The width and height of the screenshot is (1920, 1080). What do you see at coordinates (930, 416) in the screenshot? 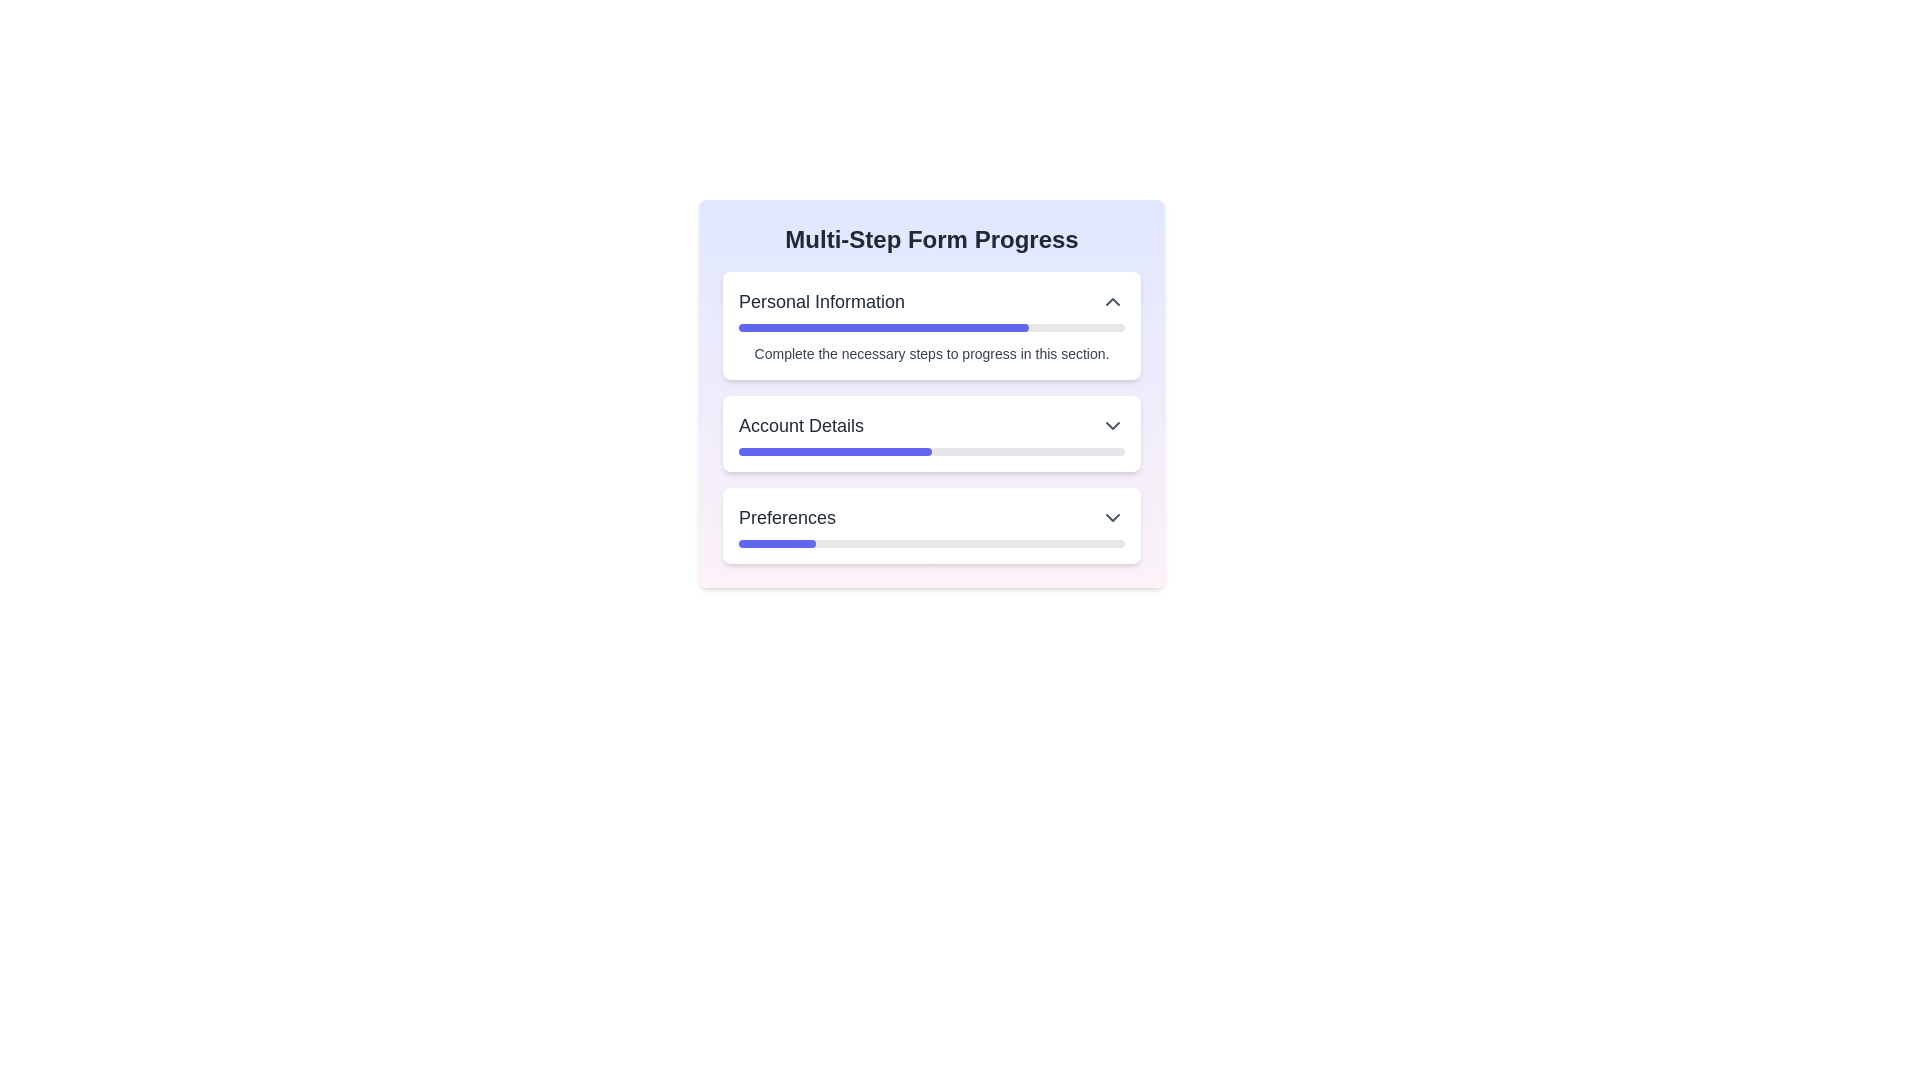
I see `the 'Account Details' collapsible section in the multi-step form UI, which is styled with a white background, rounded corners, and shadow effect, located between the 'Personal Information' and 'Preferences' sections` at bounding box center [930, 416].